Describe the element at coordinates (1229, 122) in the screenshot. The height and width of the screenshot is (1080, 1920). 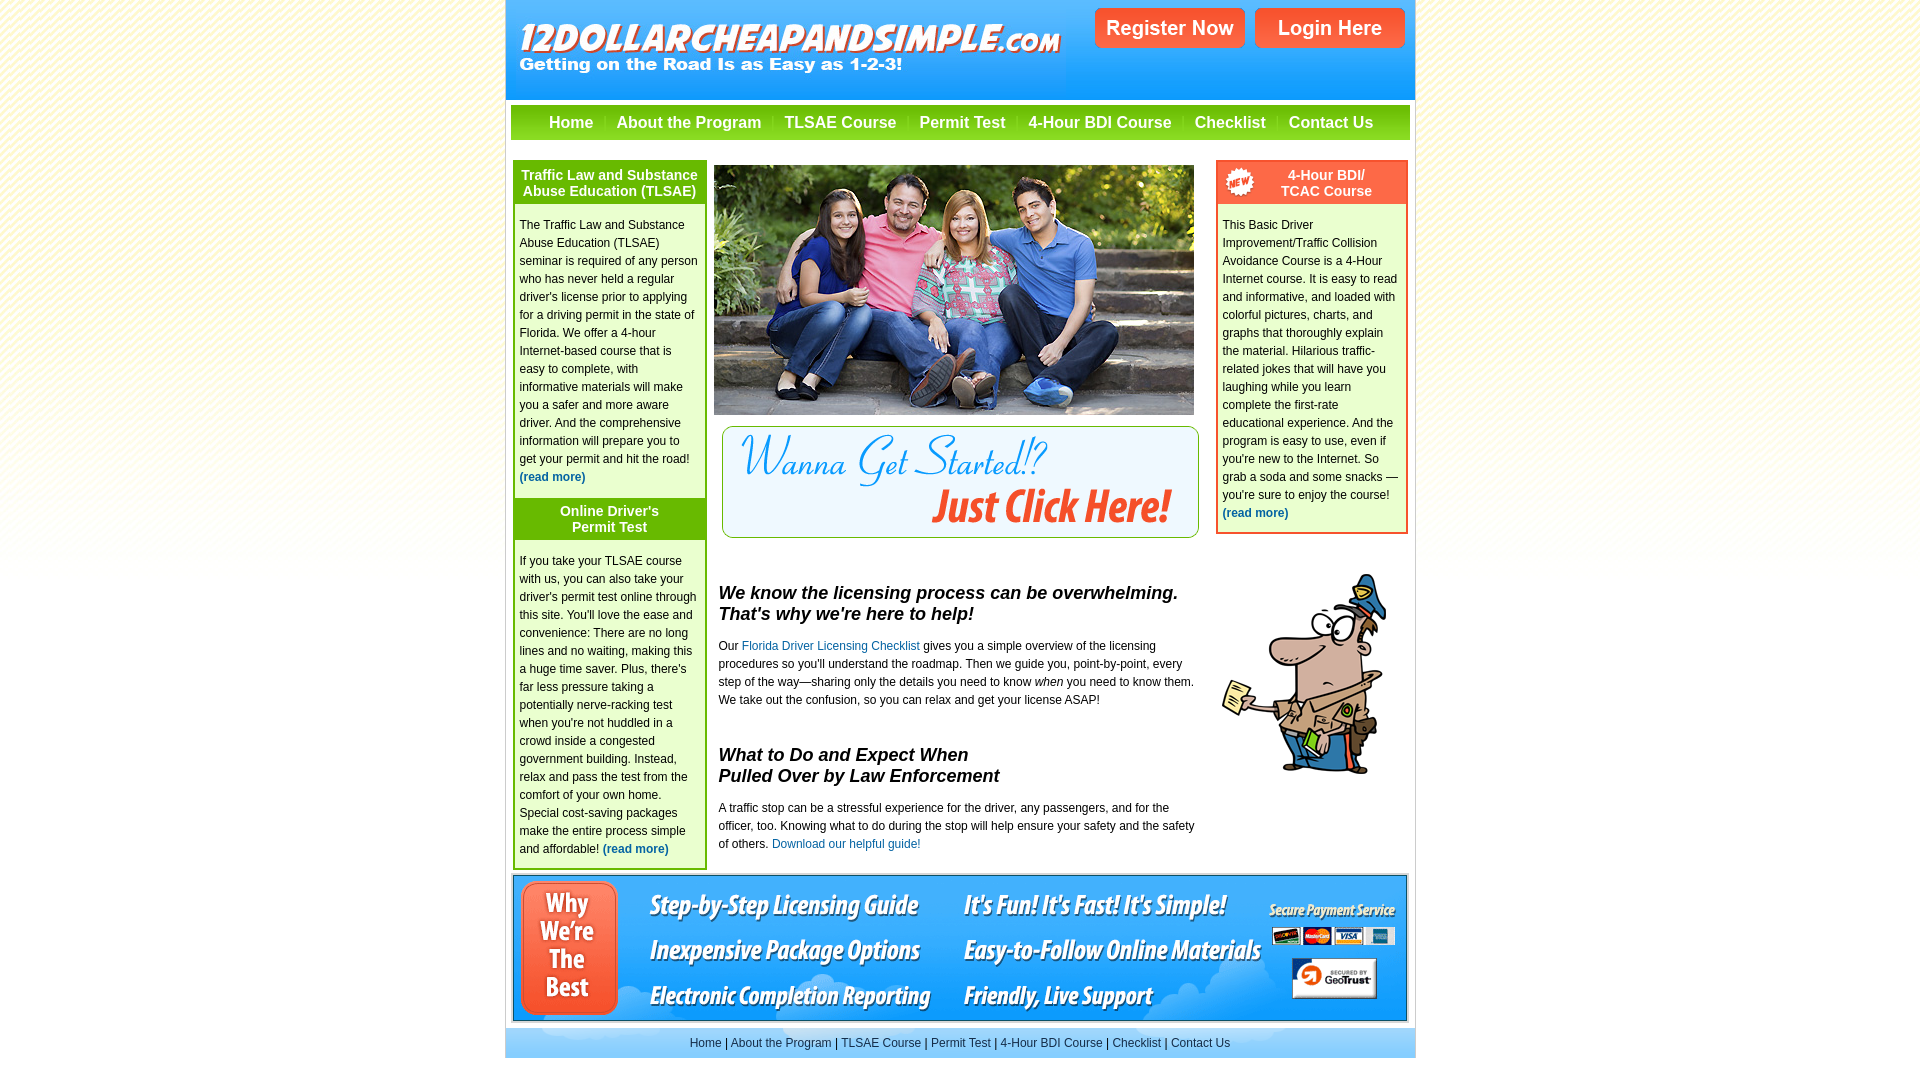
I see `'Checklist'` at that location.